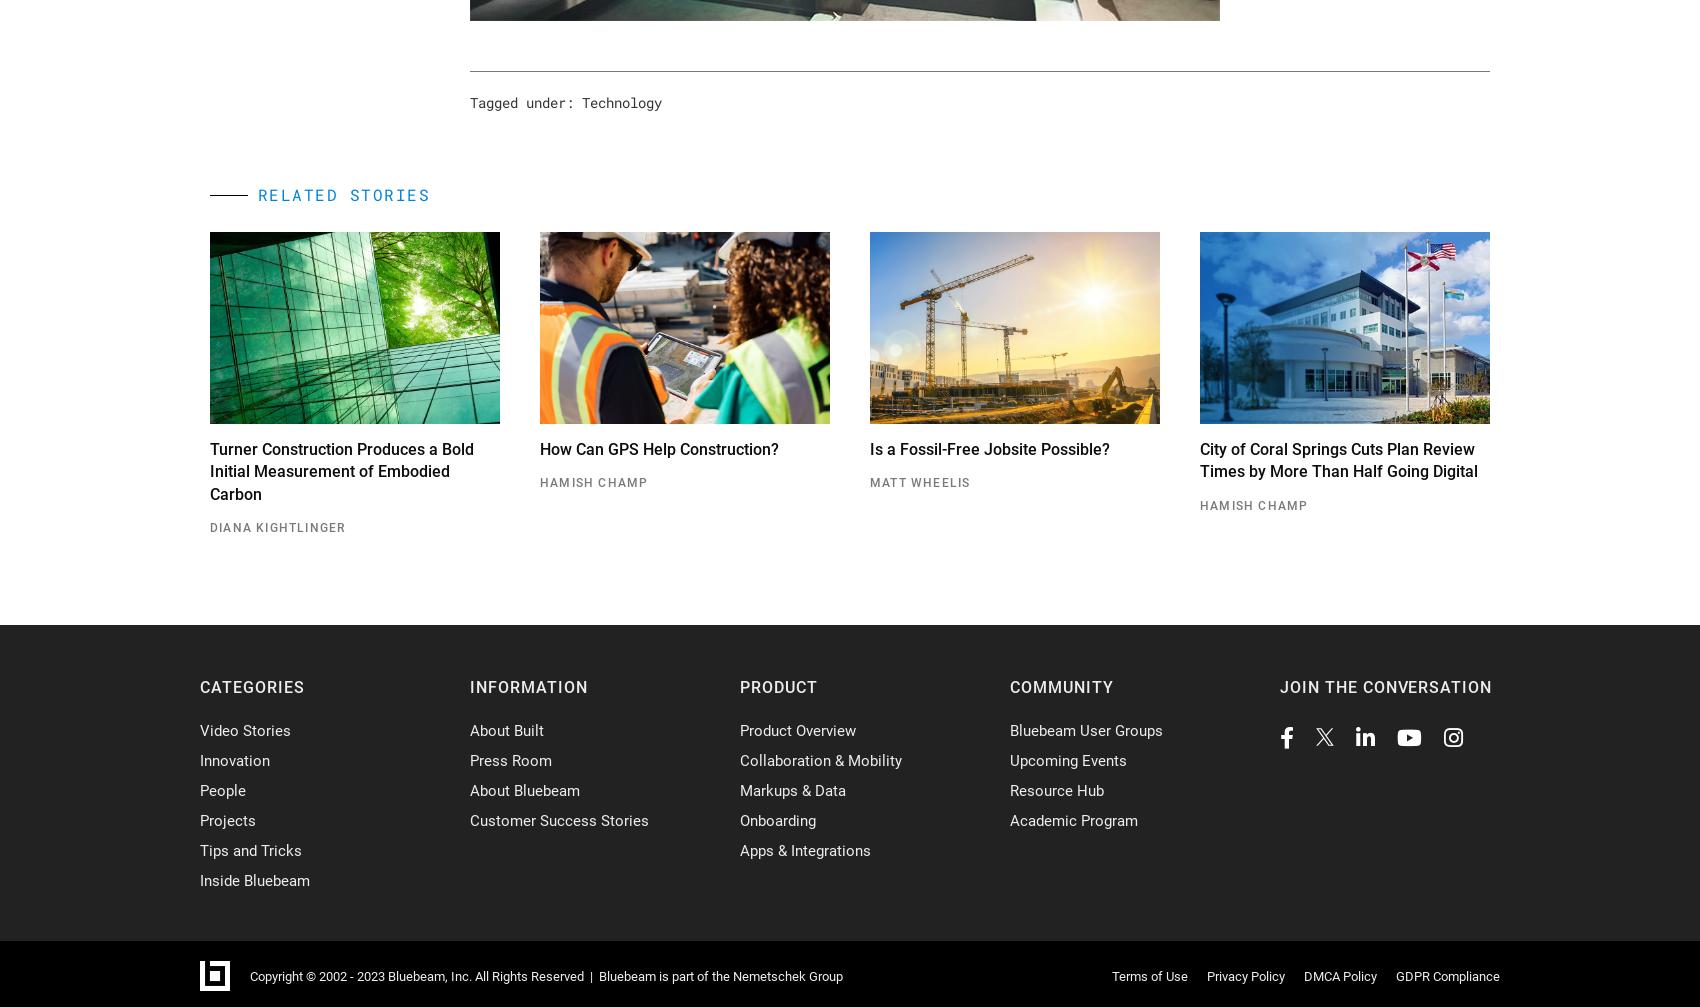 Image resolution: width=1700 pixels, height=1007 pixels. I want to click on 'Related Stories', so click(342, 194).